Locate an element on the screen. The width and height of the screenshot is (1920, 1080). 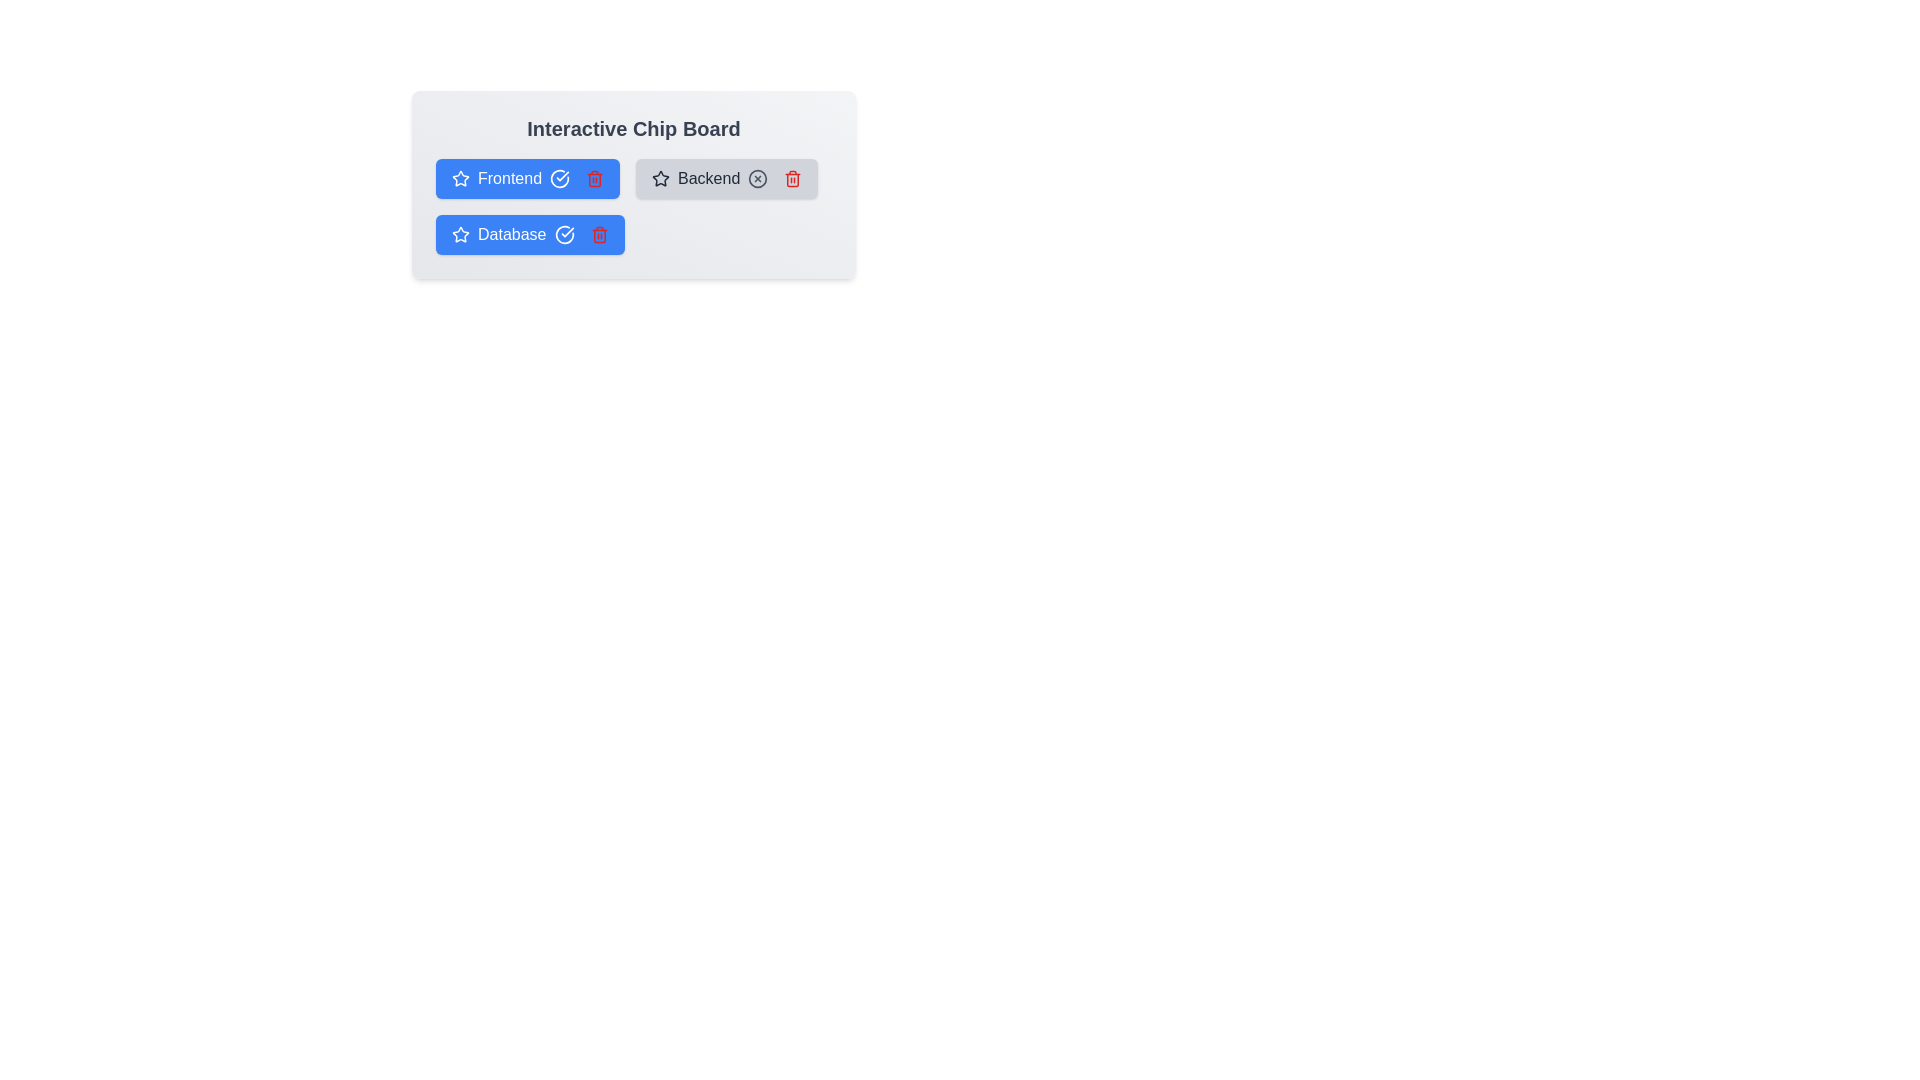
the trash icon of the chip labeled Database to remove it is located at coordinates (598, 234).